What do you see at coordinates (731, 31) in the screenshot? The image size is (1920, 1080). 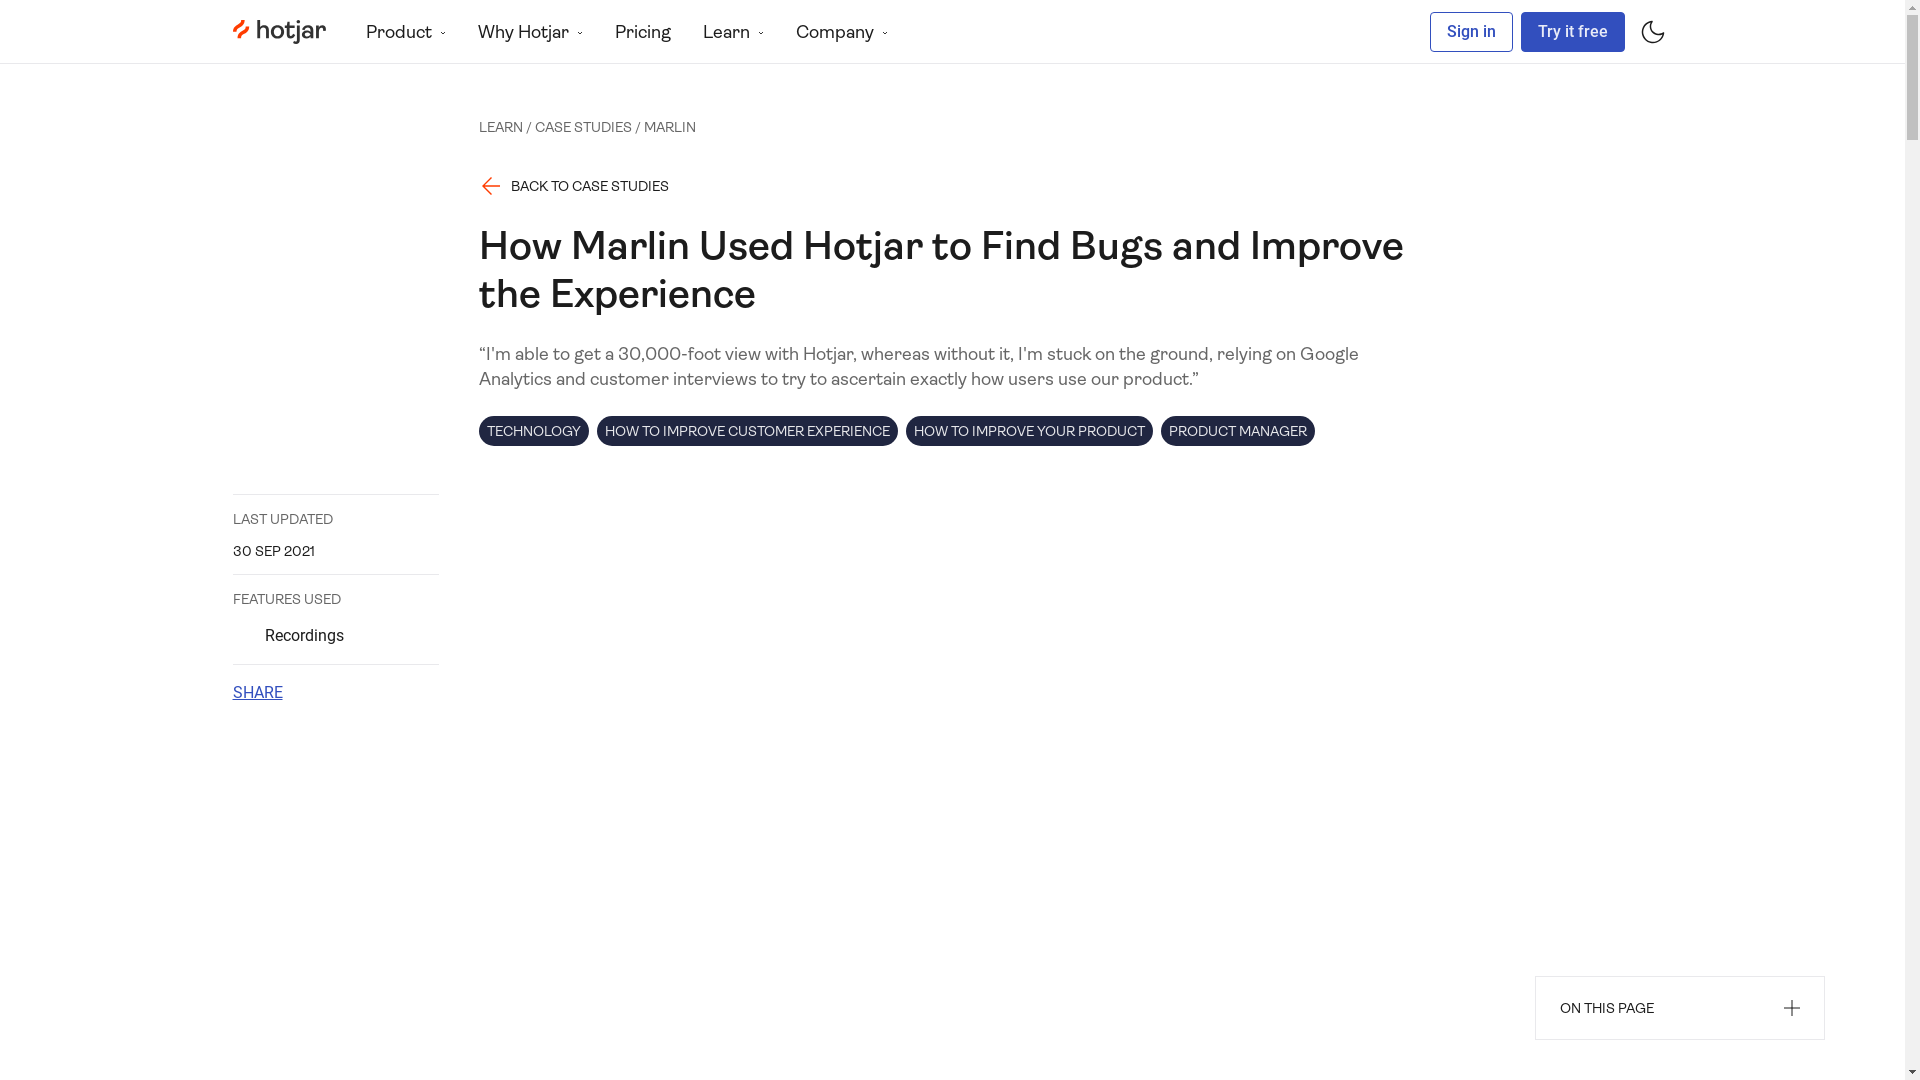 I see `'Learn'` at bounding box center [731, 31].